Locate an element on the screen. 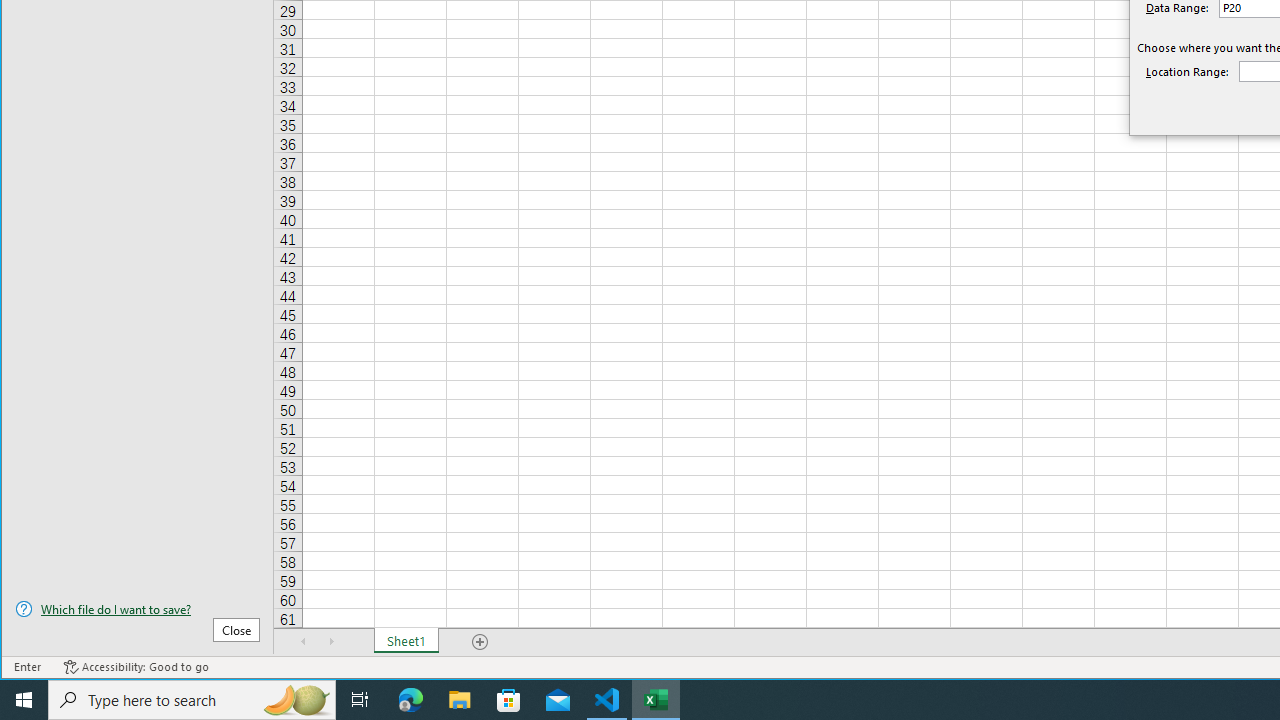 Image resolution: width=1280 pixels, height=720 pixels. 'Scroll Left' is located at coordinates (303, 641).